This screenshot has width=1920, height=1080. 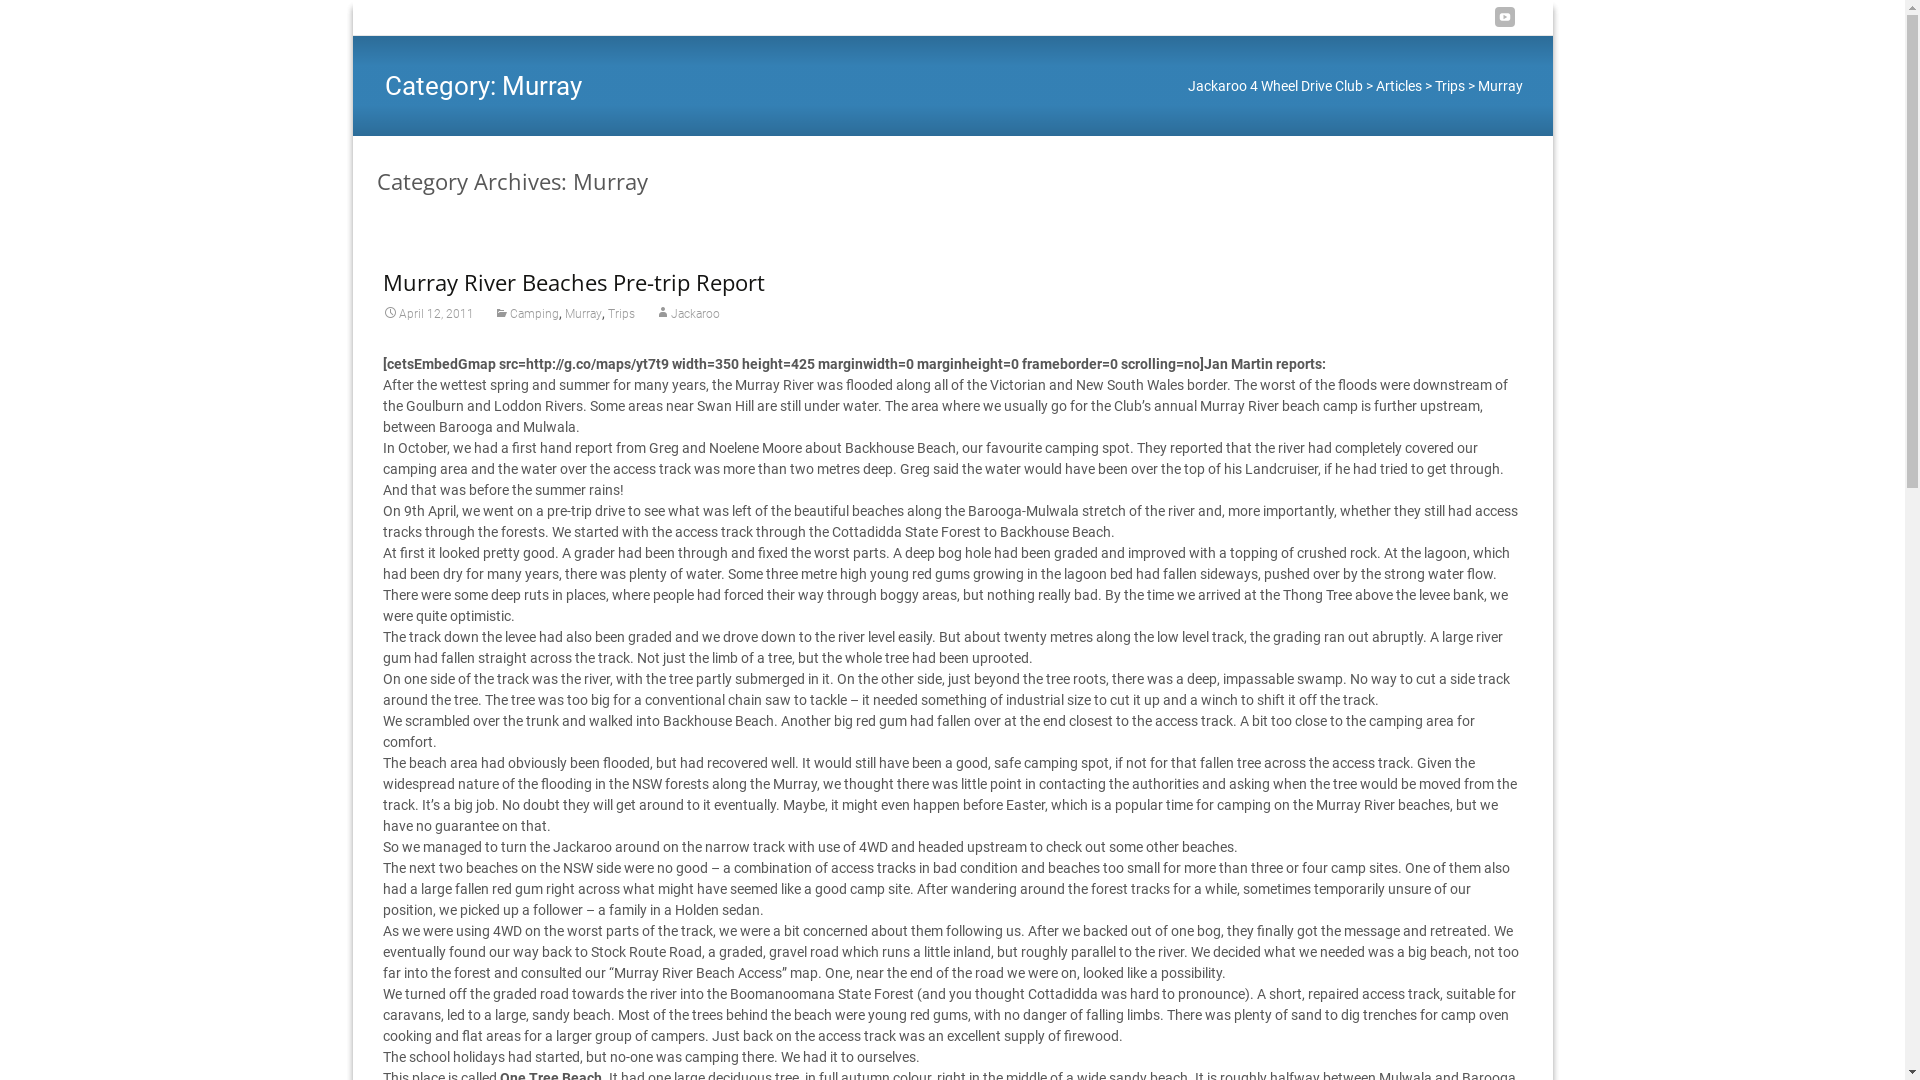 I want to click on 'April 12, 2011', so click(x=426, y=313).